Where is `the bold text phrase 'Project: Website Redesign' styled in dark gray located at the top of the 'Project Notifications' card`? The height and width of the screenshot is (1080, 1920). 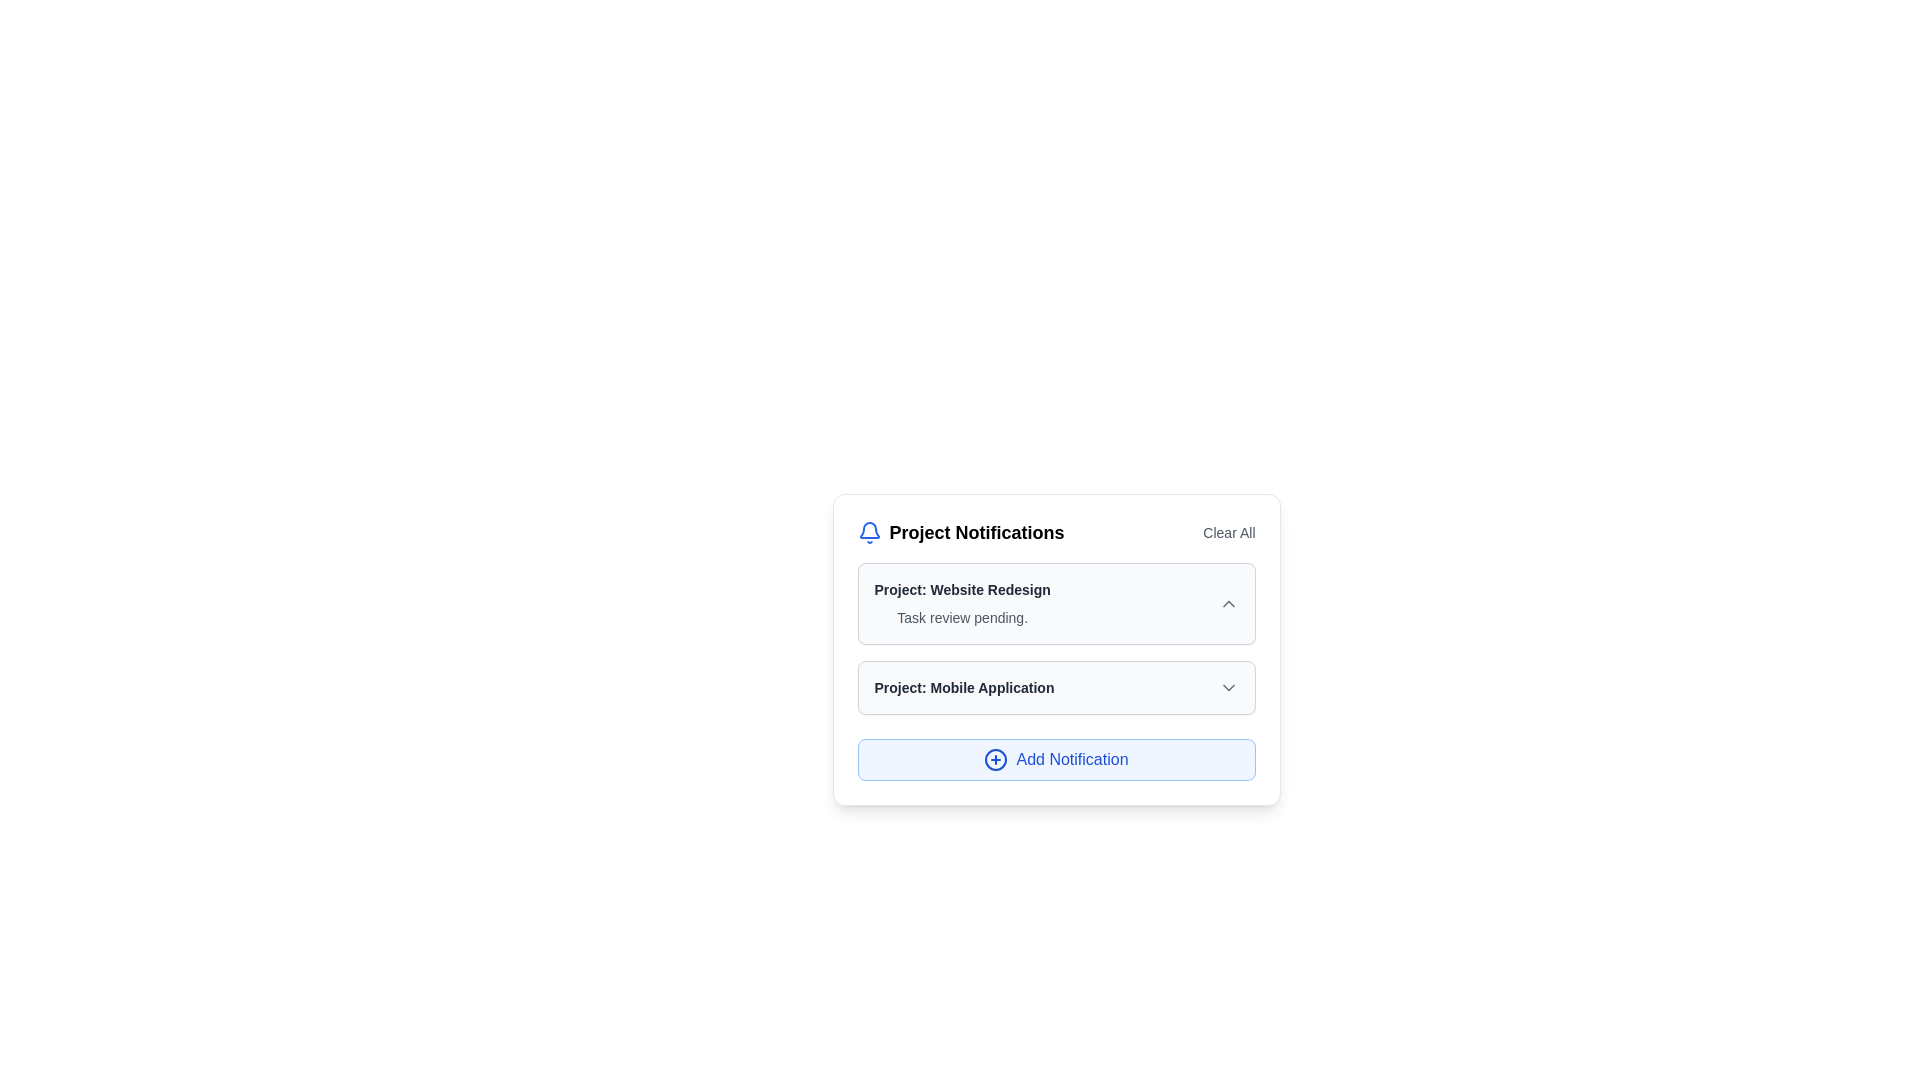
the bold text phrase 'Project: Website Redesign' styled in dark gray located at the top of the 'Project Notifications' card is located at coordinates (962, 589).